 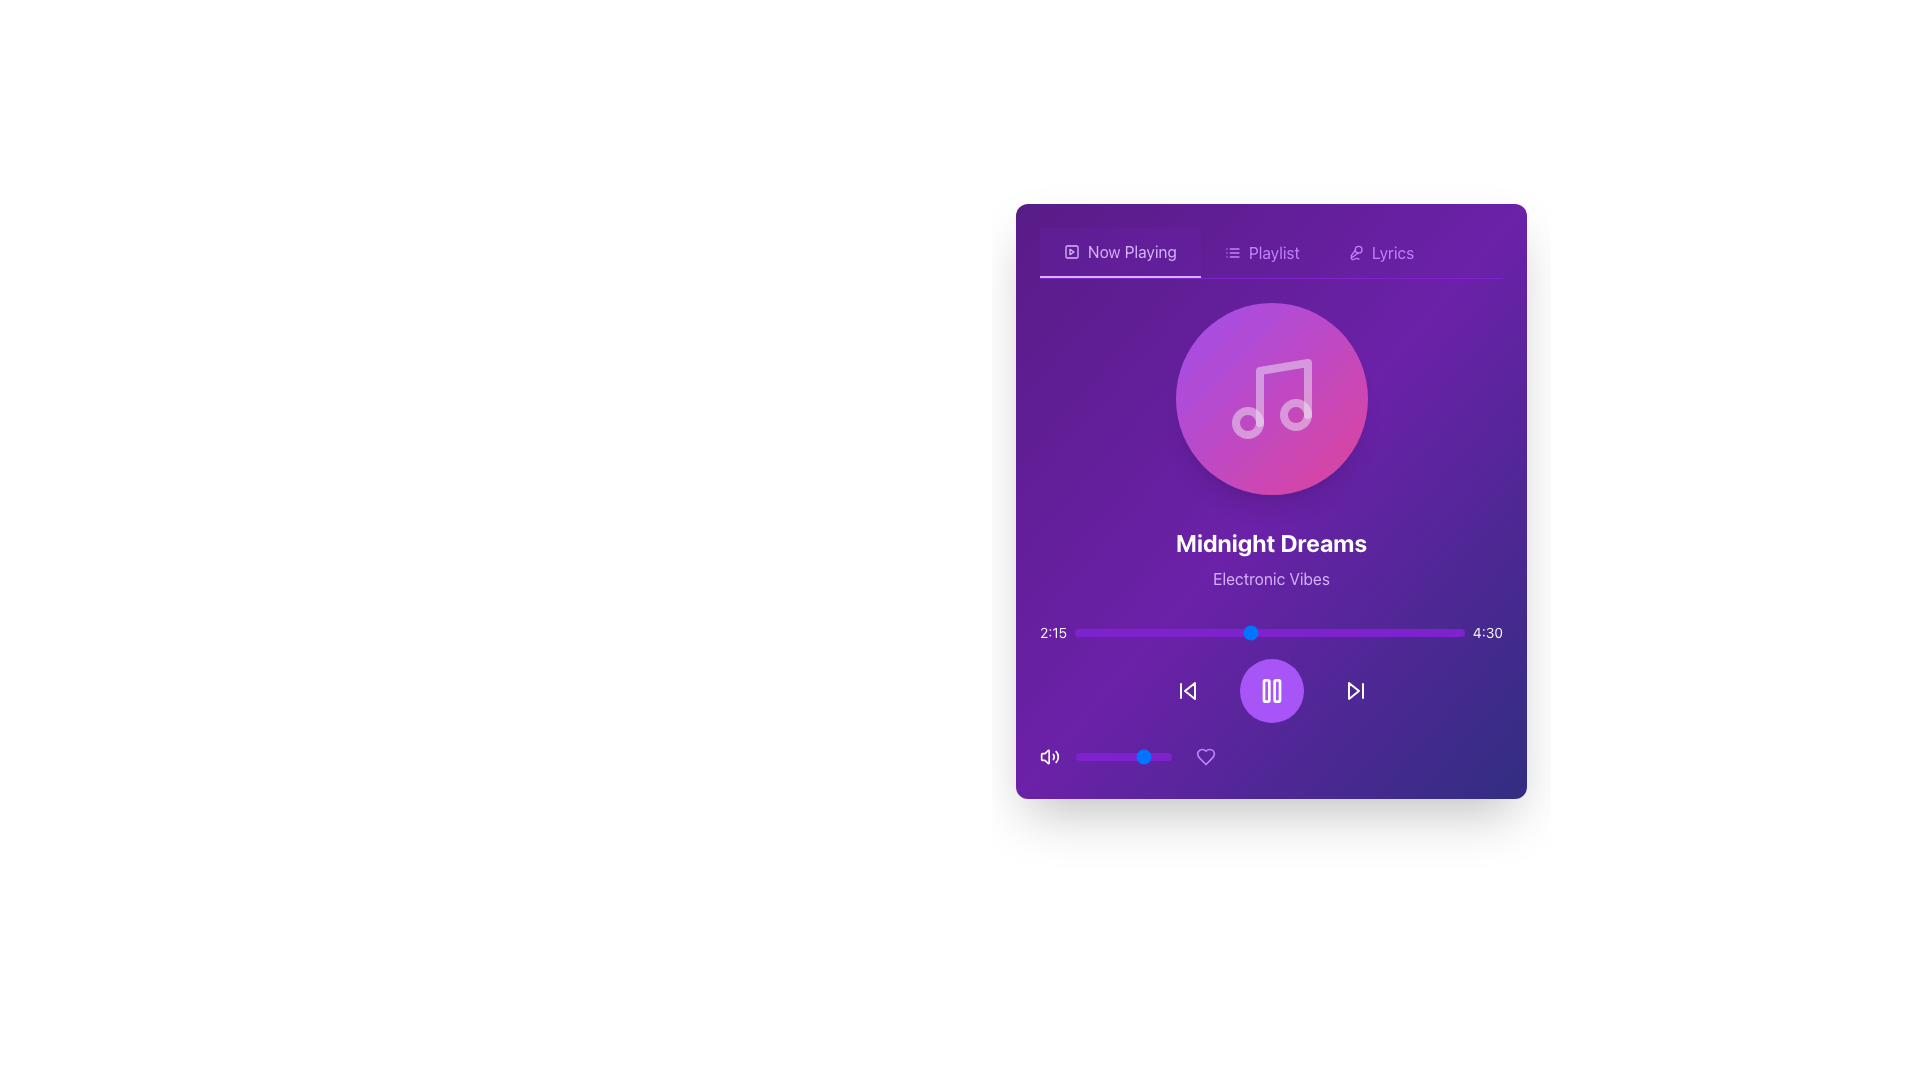 I want to click on text displayed in the title label of the currently playing song, located at the top-center of the music player interface, above the subtitle 'Electronic Vibes', so click(x=1270, y=543).